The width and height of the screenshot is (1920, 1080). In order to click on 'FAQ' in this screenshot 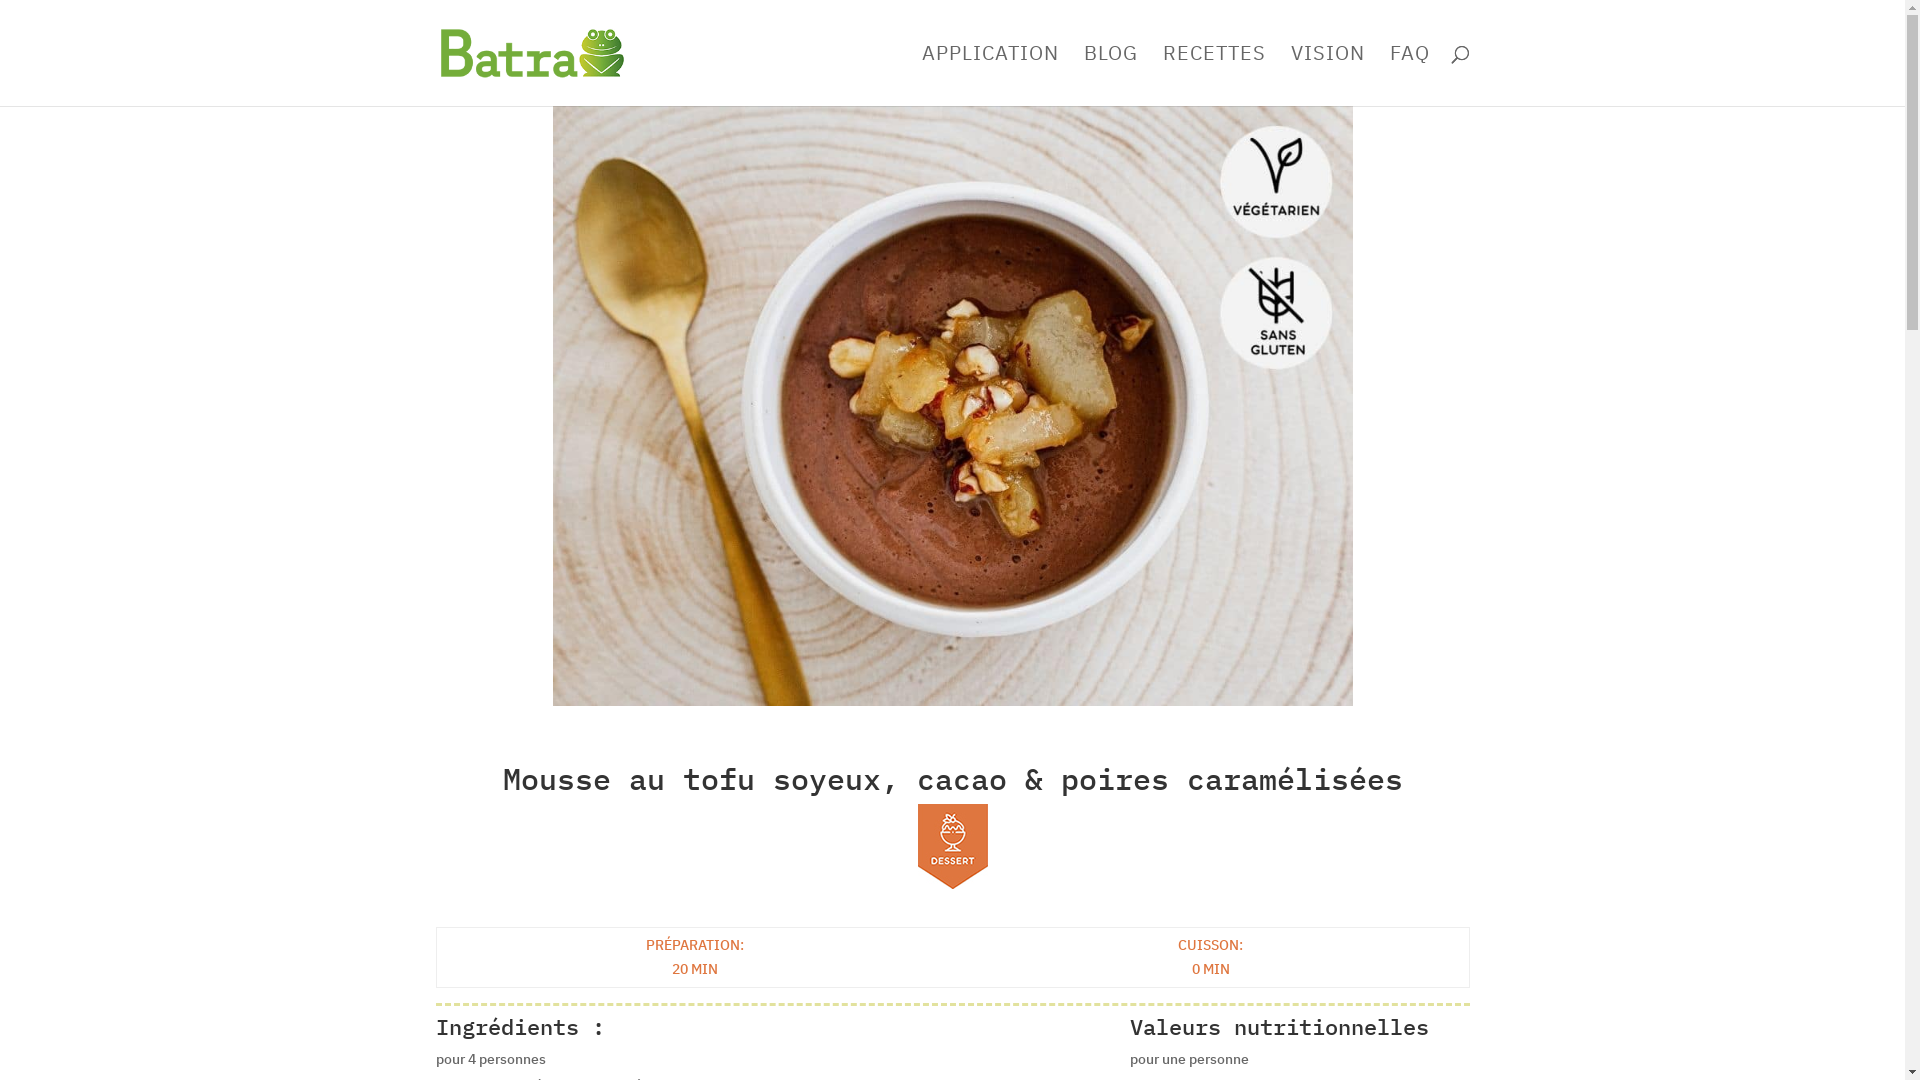, I will do `click(1409, 75)`.